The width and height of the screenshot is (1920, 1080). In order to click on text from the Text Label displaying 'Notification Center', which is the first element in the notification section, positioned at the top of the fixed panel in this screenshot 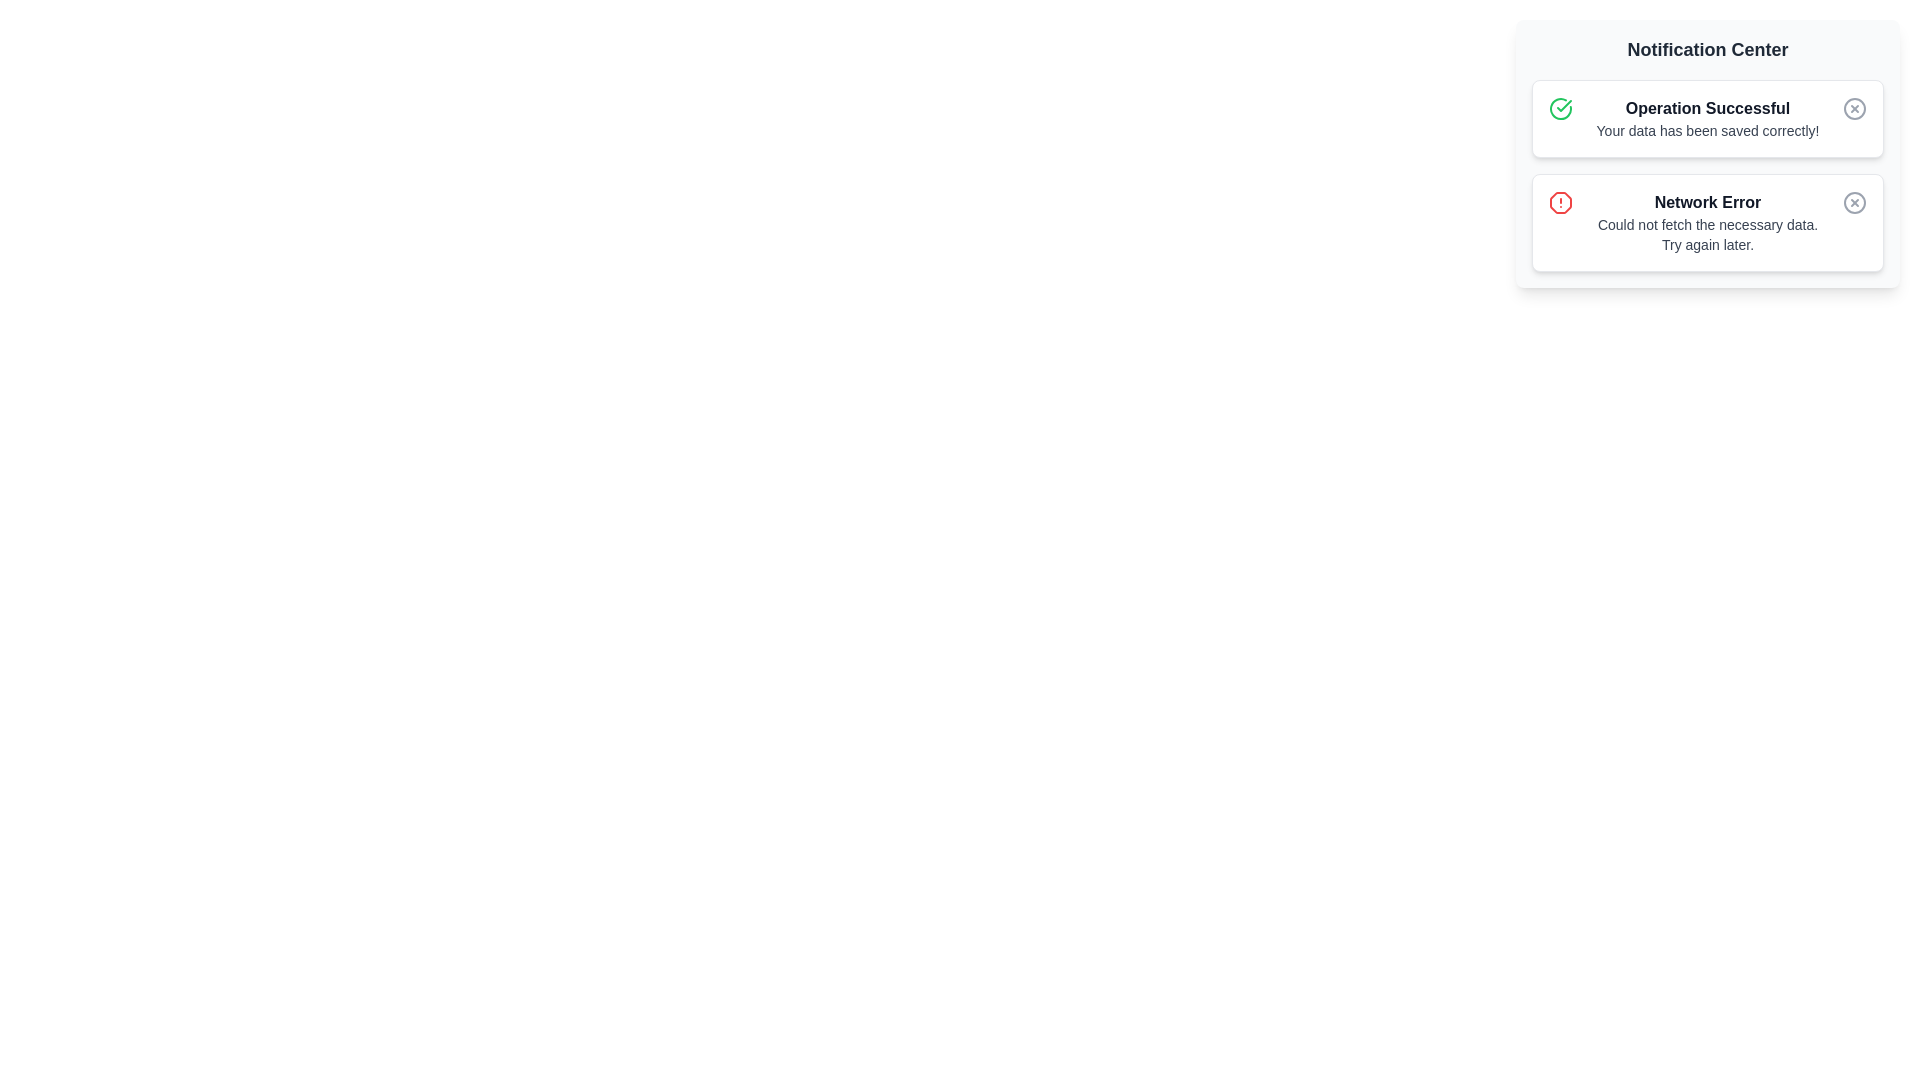, I will do `click(1707, 49)`.